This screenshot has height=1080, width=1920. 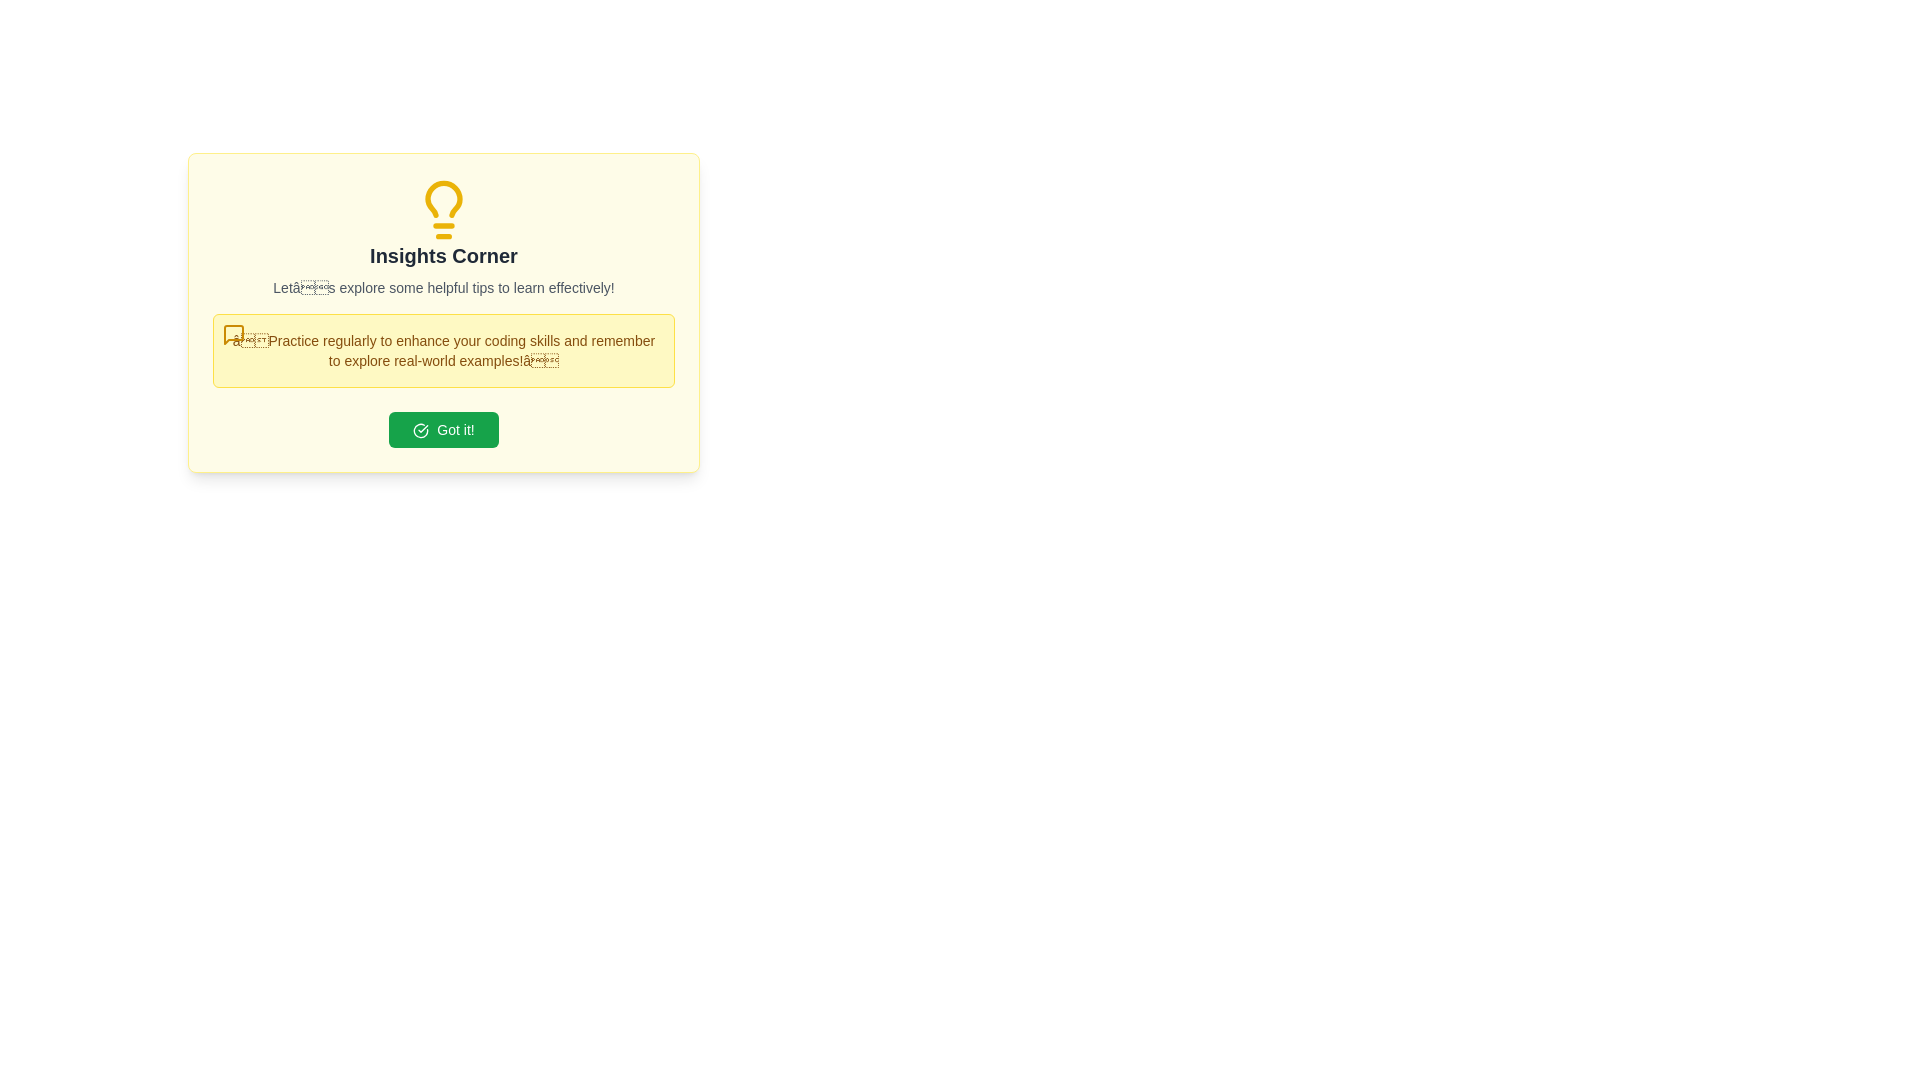 What do you see at coordinates (443, 350) in the screenshot?
I see `the informational text block within the yellow-bordered, rounded rectangle section, located below the 'Insights Corner' header and above the 'Got it!' button` at bounding box center [443, 350].